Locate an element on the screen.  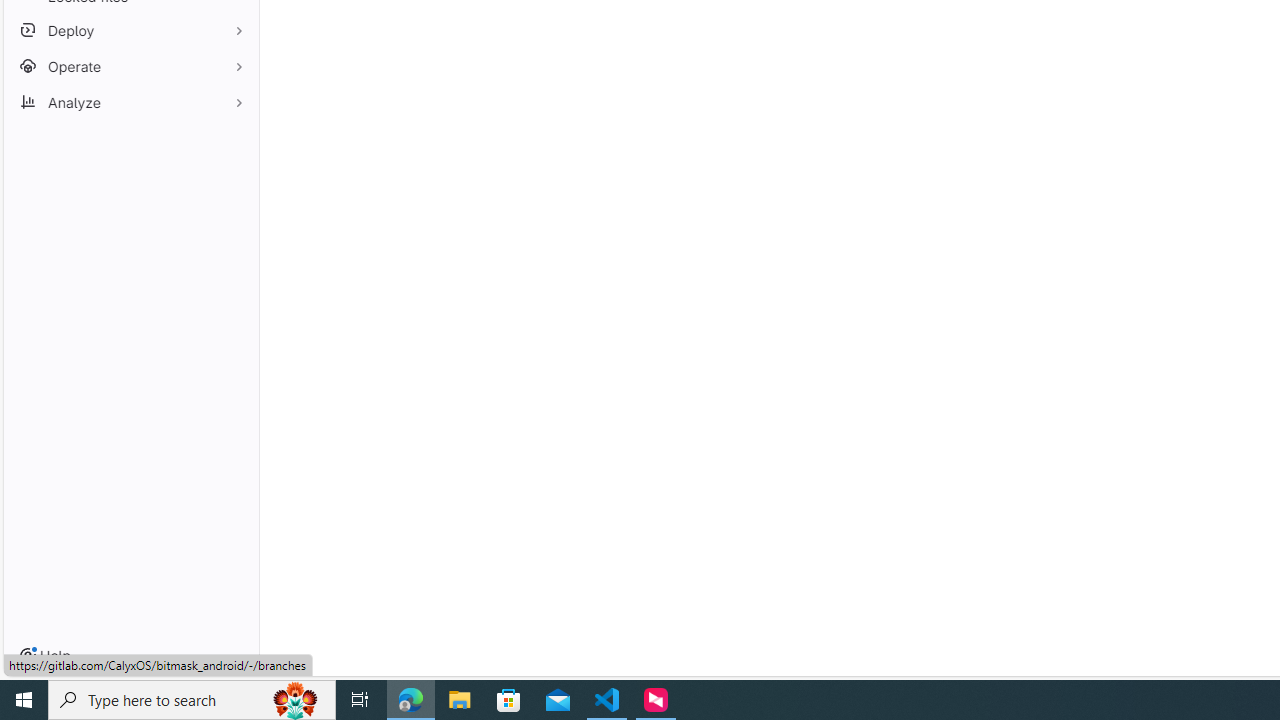
'Help' is located at coordinates (45, 655).